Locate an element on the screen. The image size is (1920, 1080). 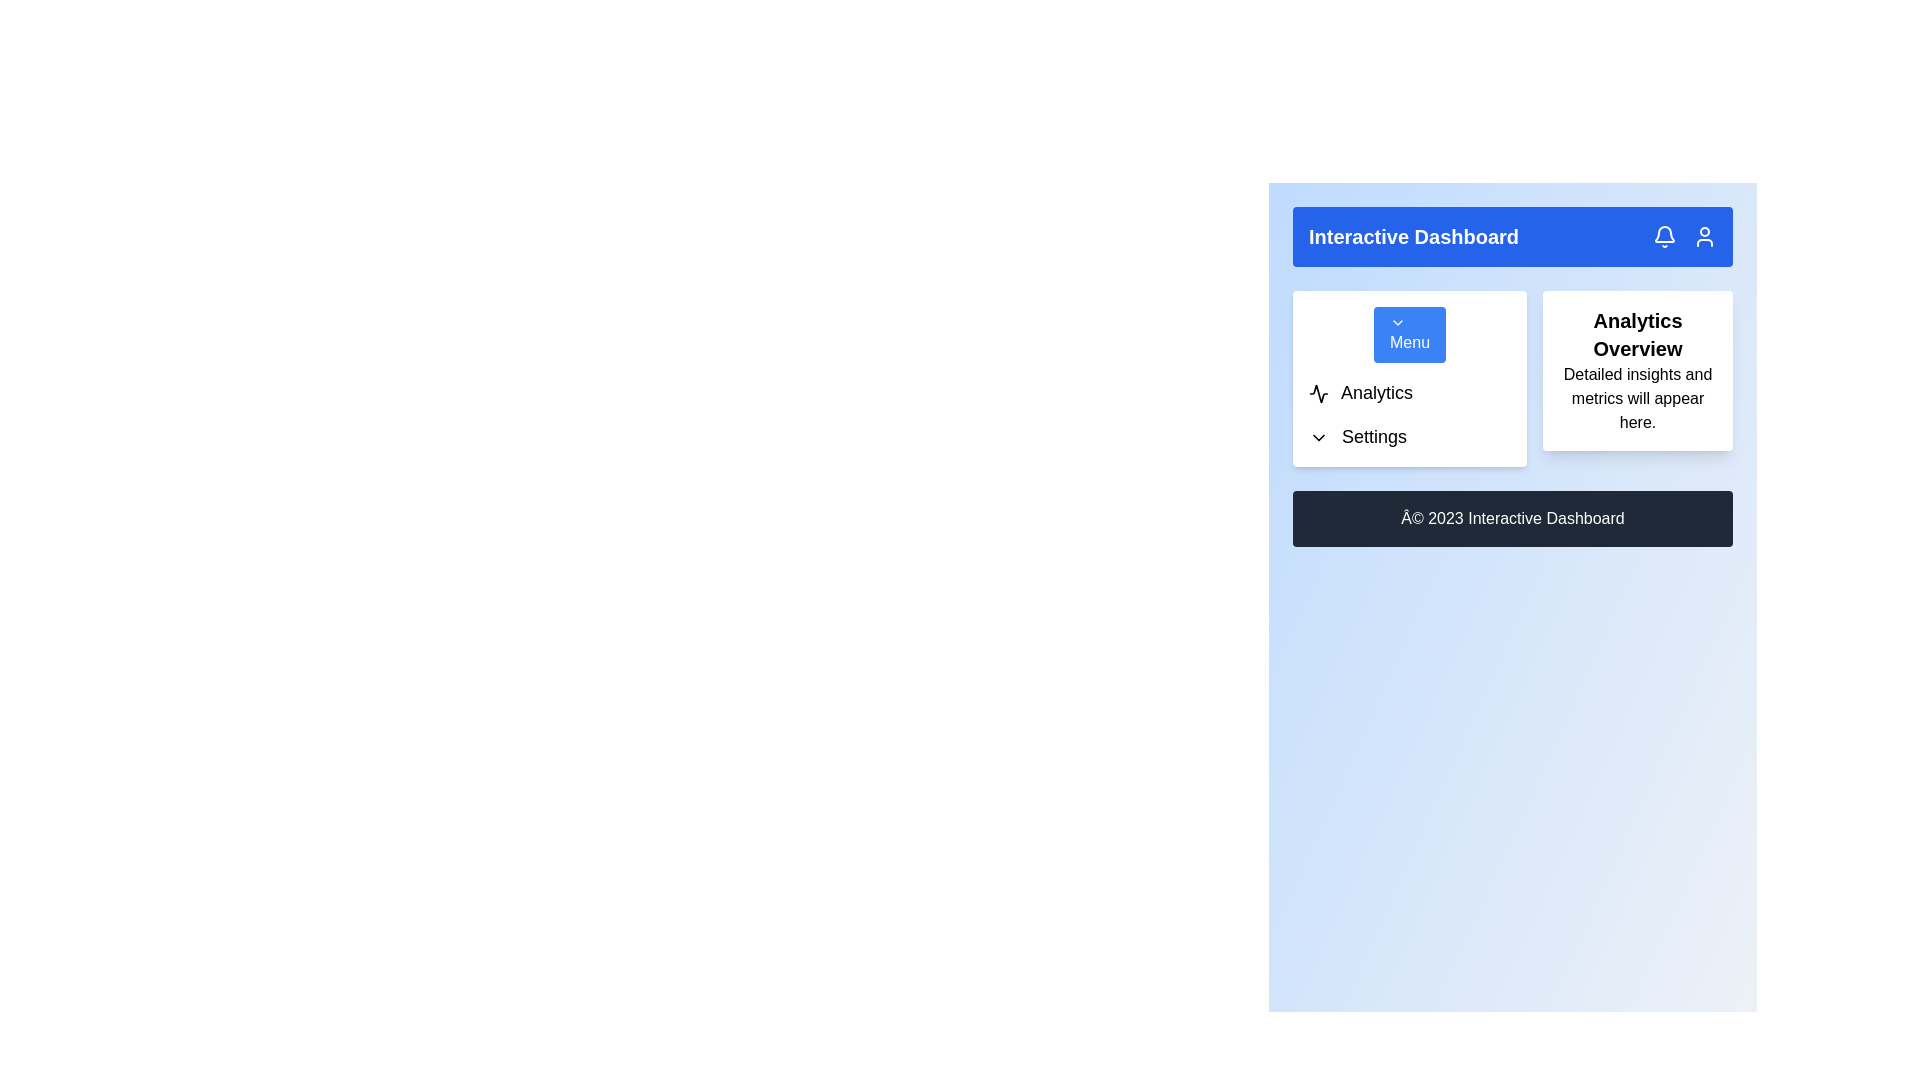
the header banner of the application titled 'Interactive Dashboard' is located at coordinates (1512, 235).